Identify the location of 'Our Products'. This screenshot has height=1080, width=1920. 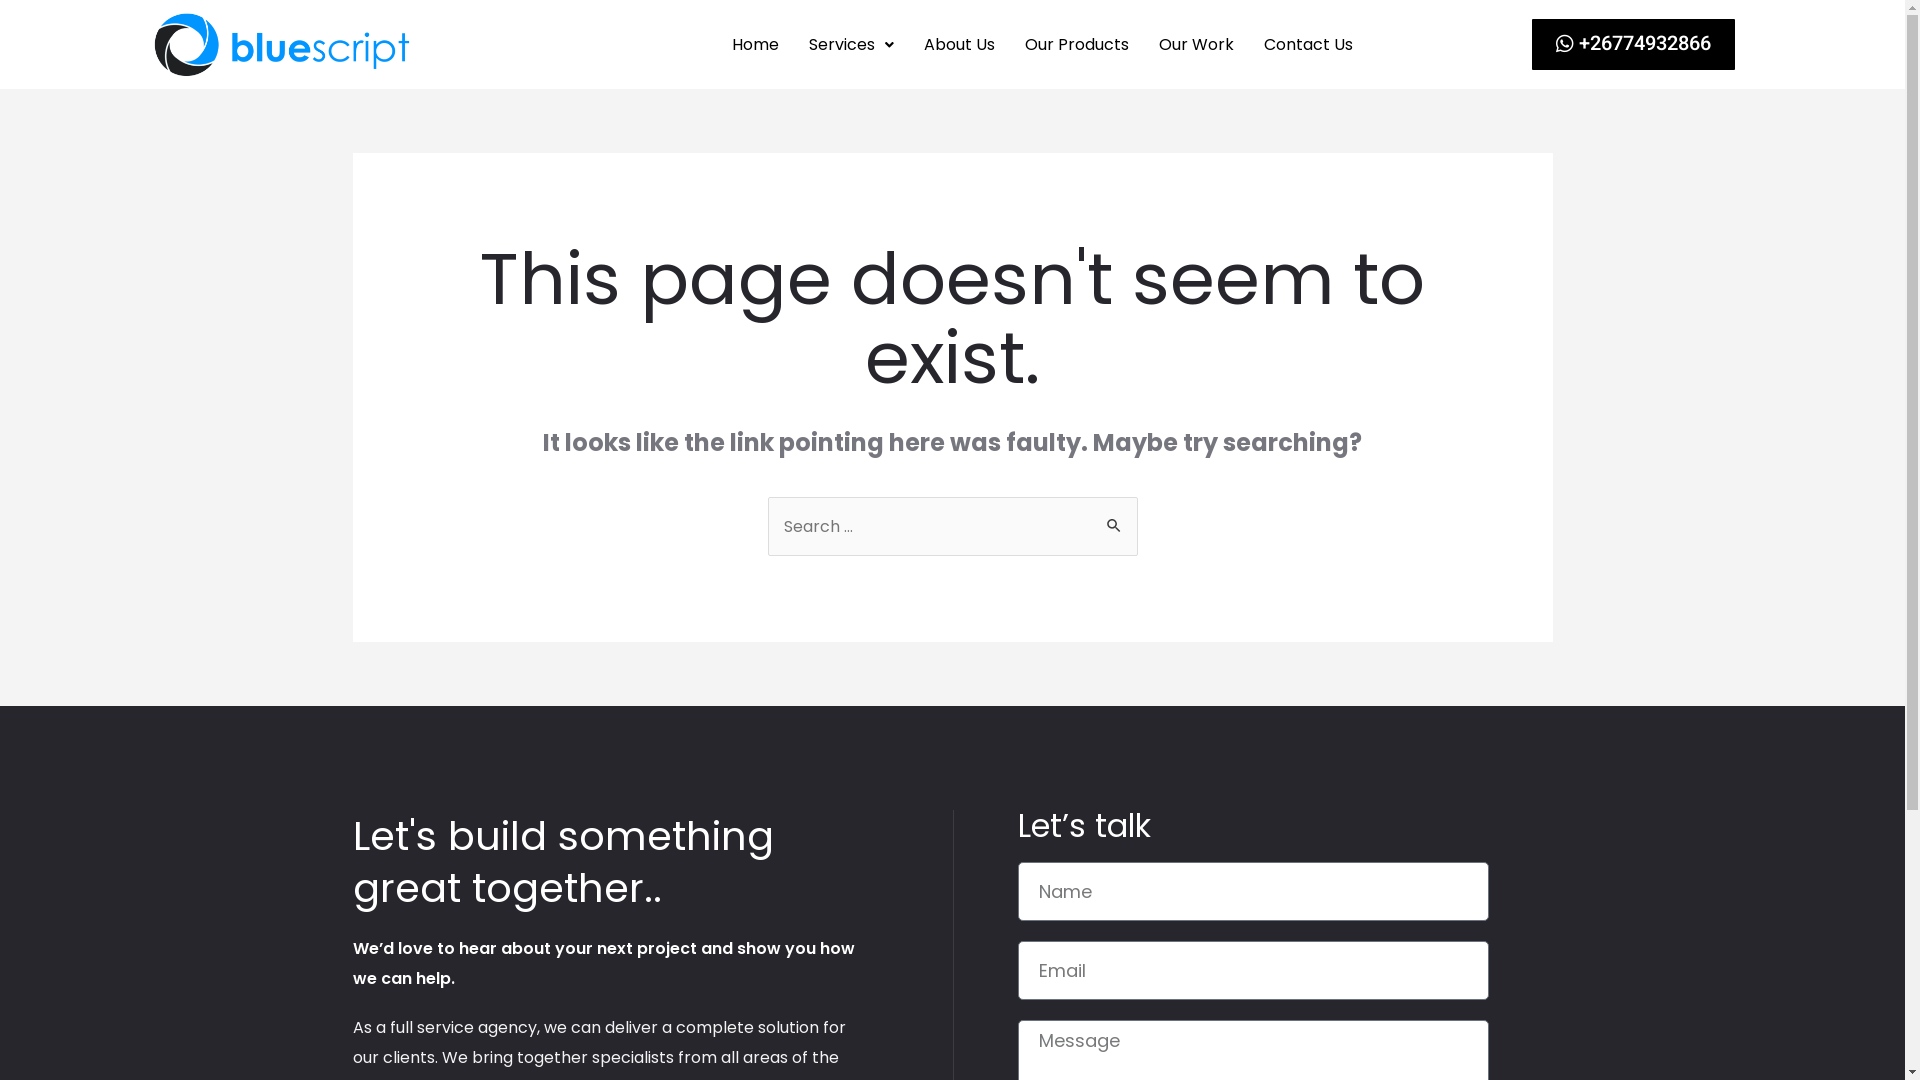
(1009, 45).